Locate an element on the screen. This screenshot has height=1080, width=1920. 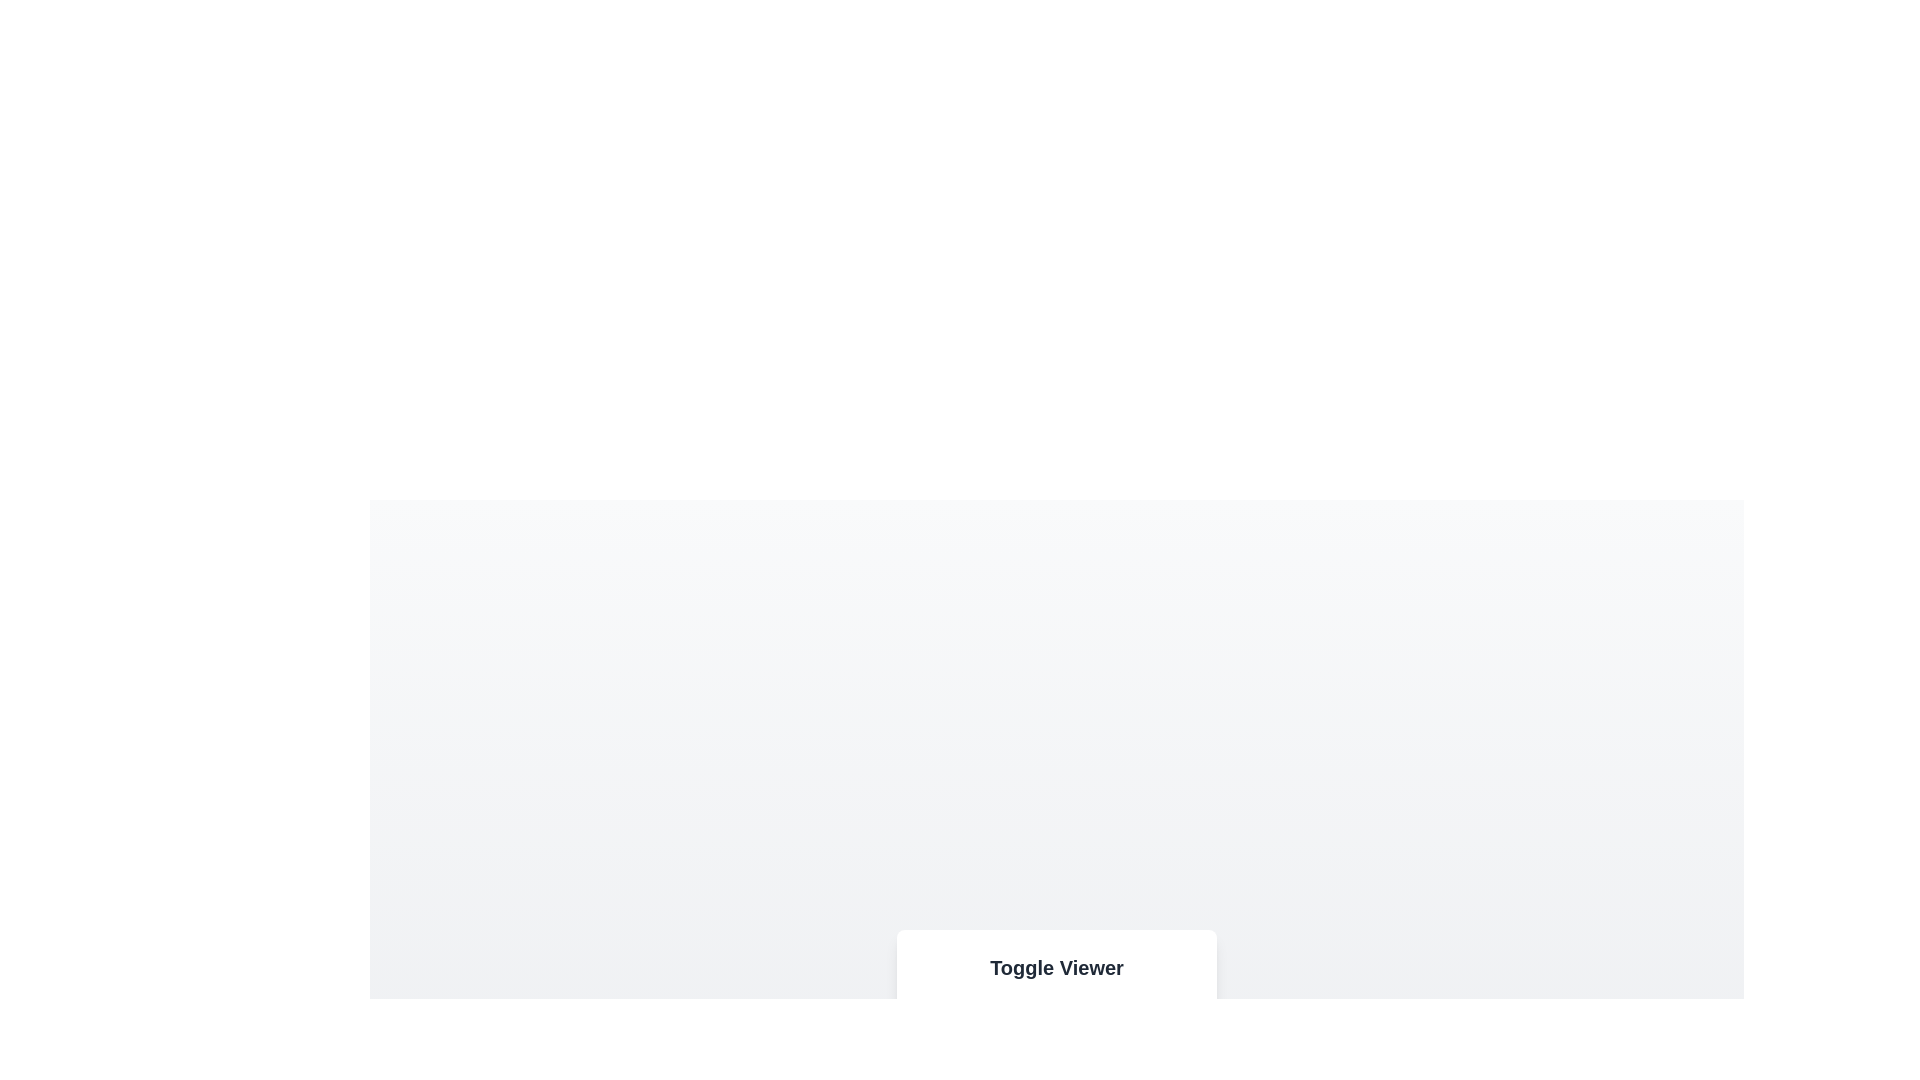
the option Video from the toggle button is located at coordinates (1033, 1040).